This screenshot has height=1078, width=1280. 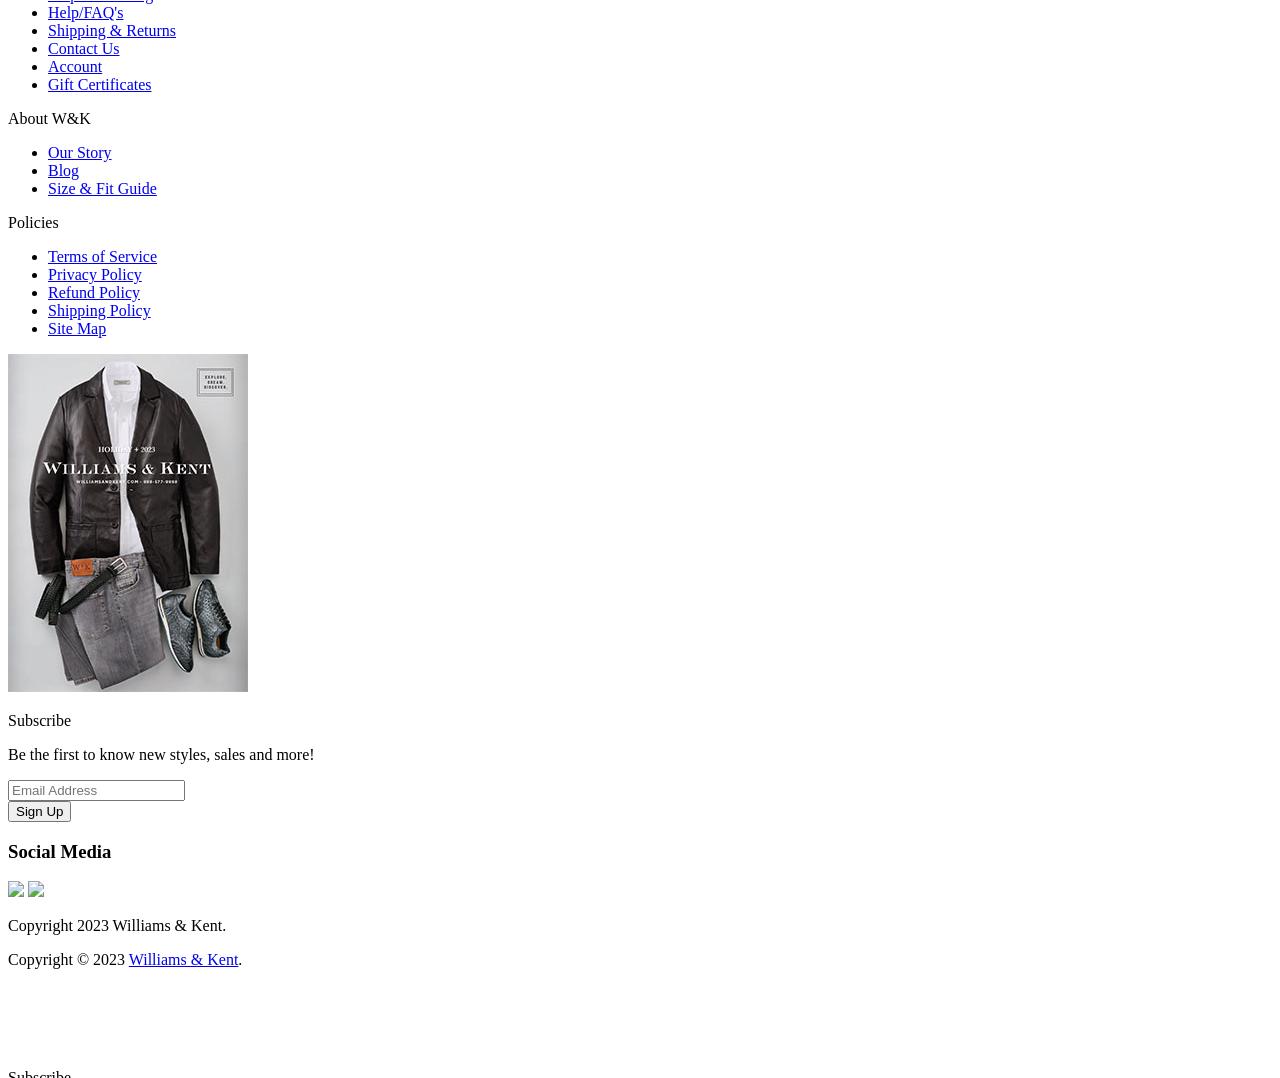 What do you see at coordinates (63, 168) in the screenshot?
I see `'Blog'` at bounding box center [63, 168].